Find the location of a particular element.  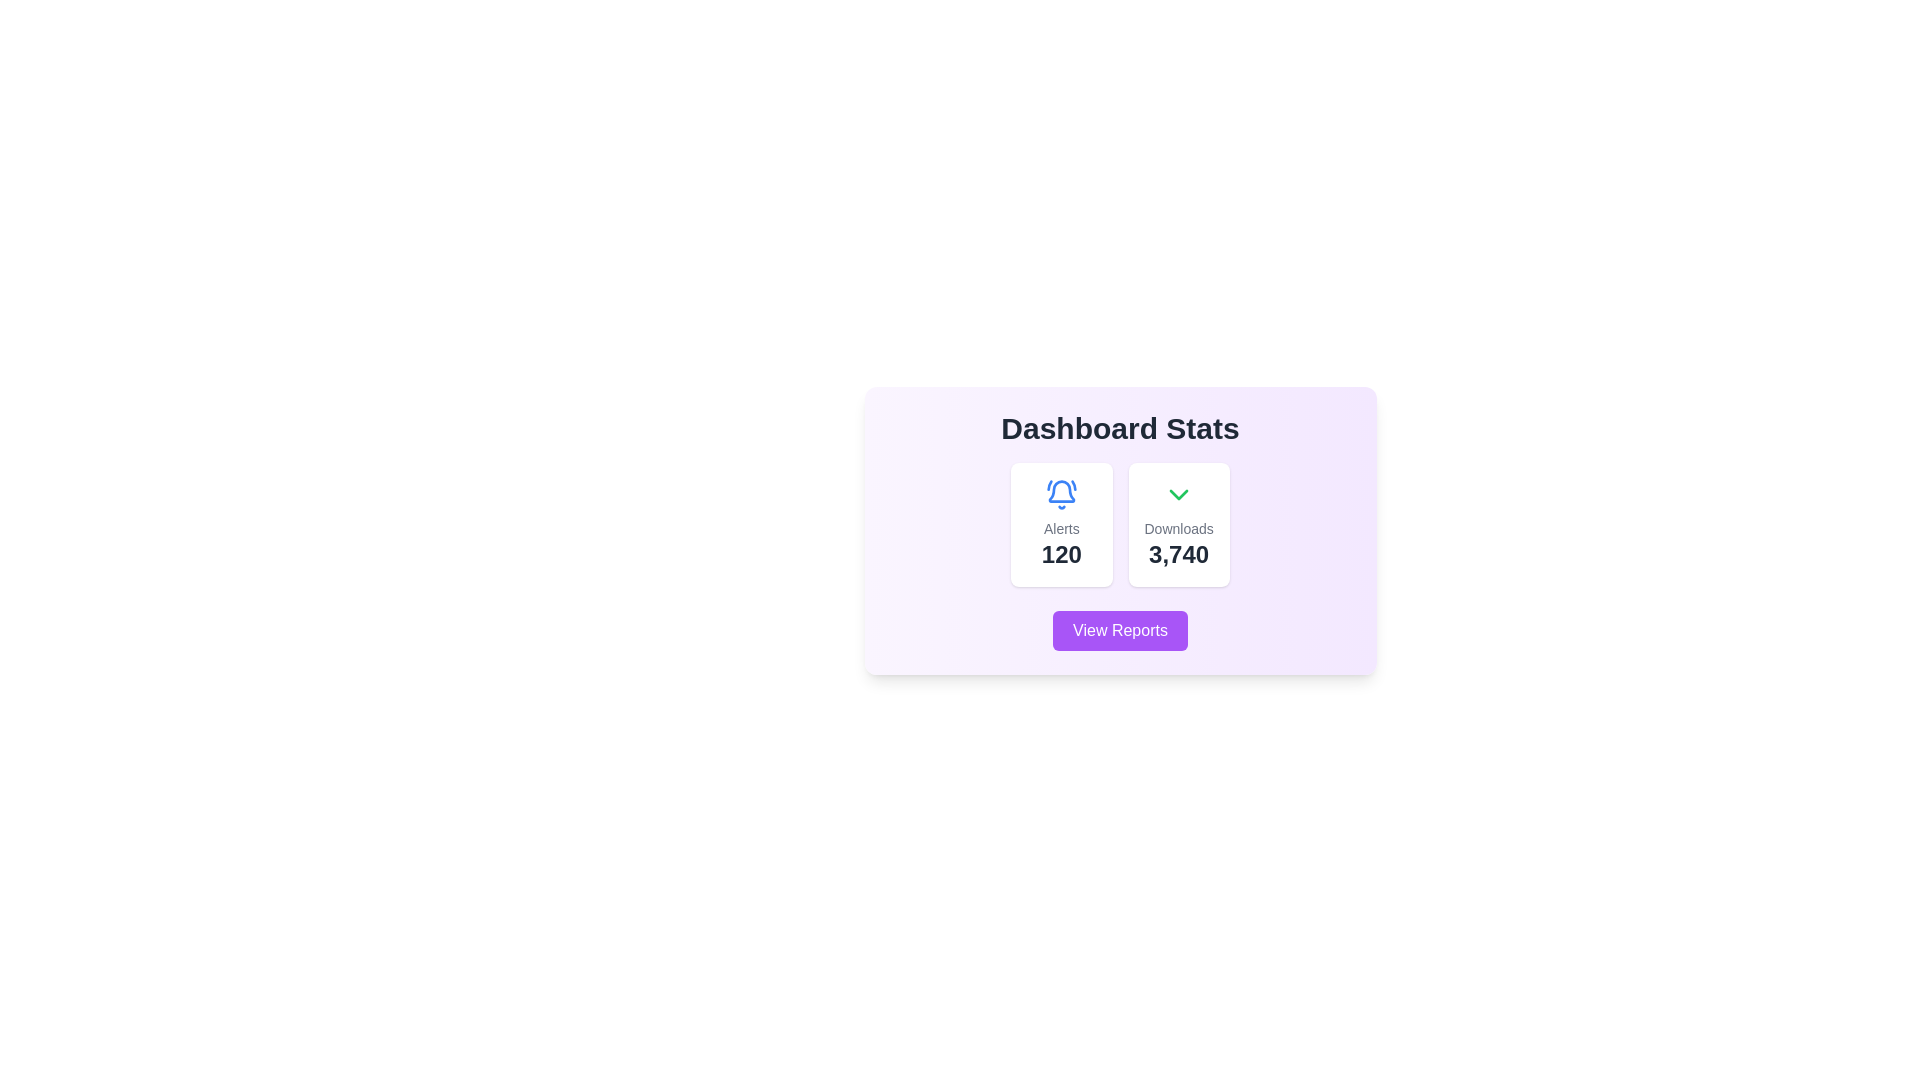

the text display element that shows the total number of downloads is located at coordinates (1179, 555).